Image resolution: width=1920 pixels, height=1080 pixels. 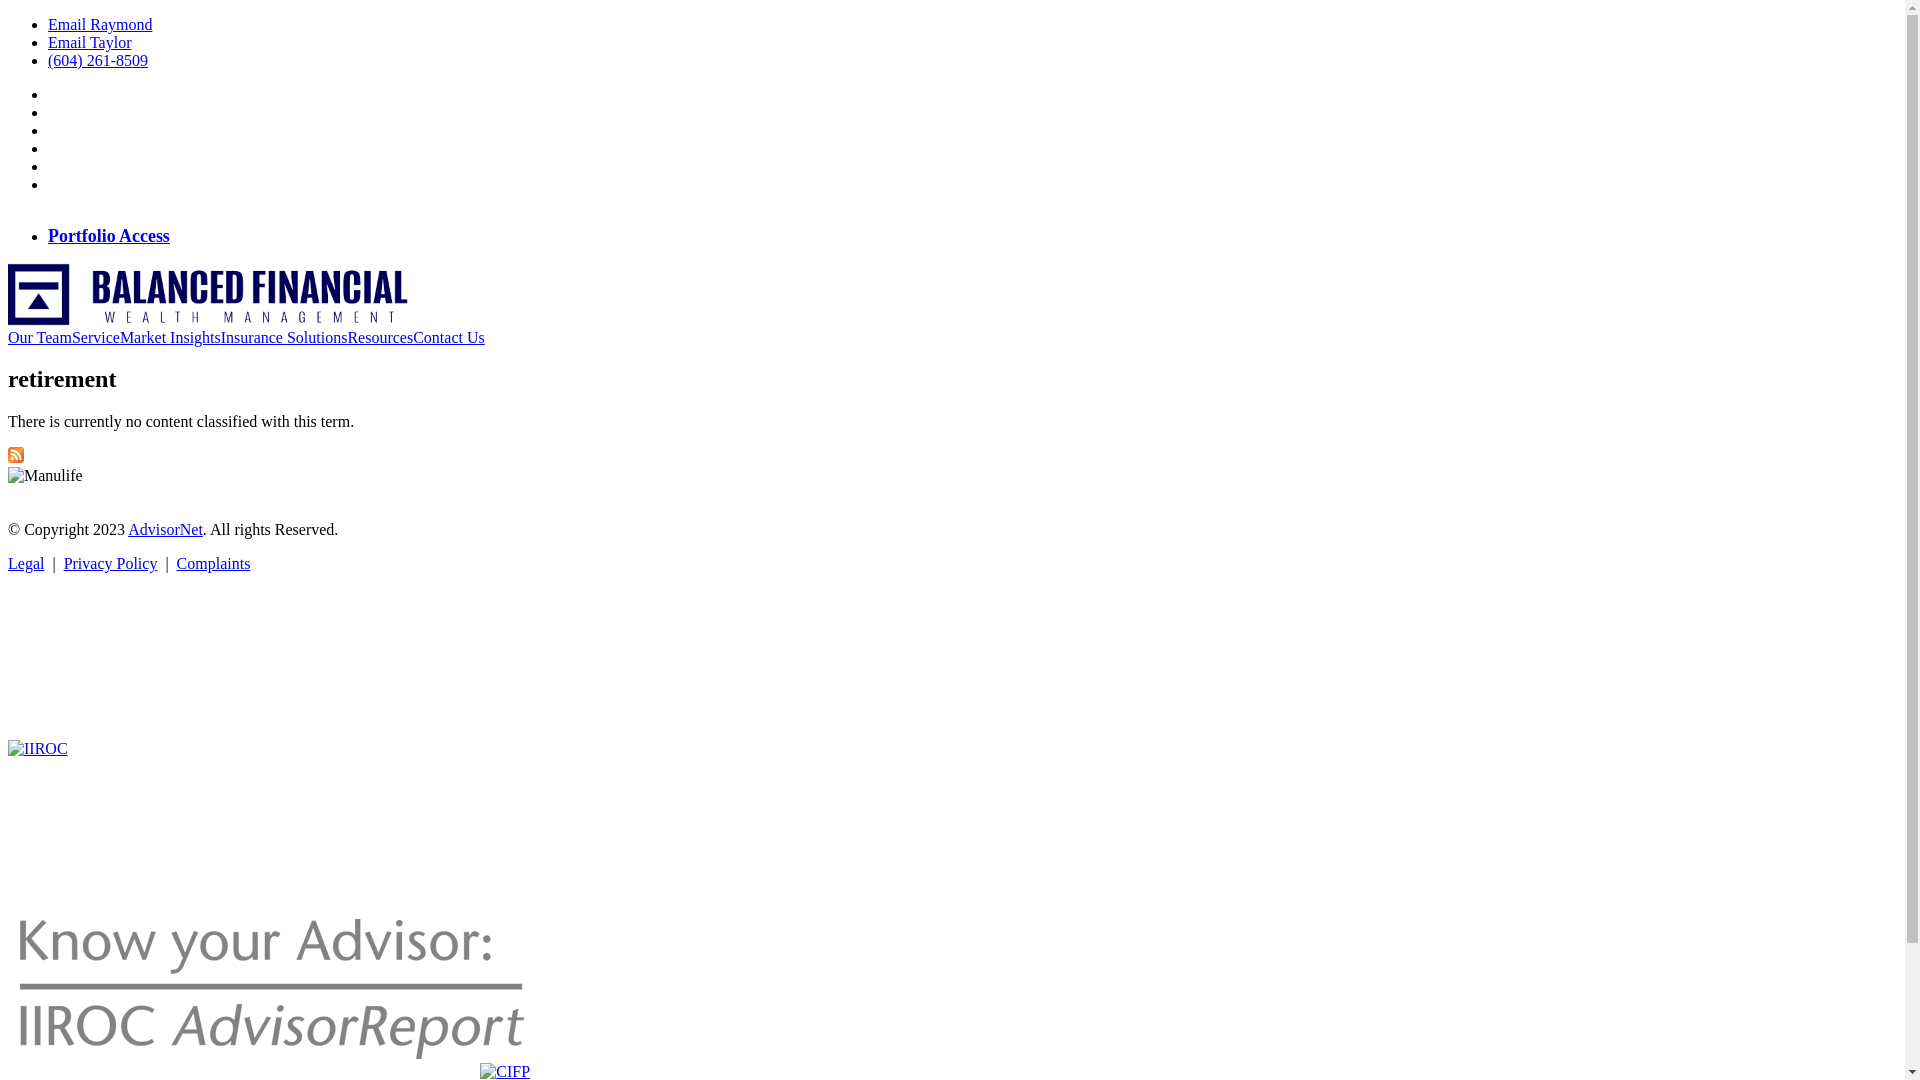 I want to click on 'Legal', so click(x=8, y=563).